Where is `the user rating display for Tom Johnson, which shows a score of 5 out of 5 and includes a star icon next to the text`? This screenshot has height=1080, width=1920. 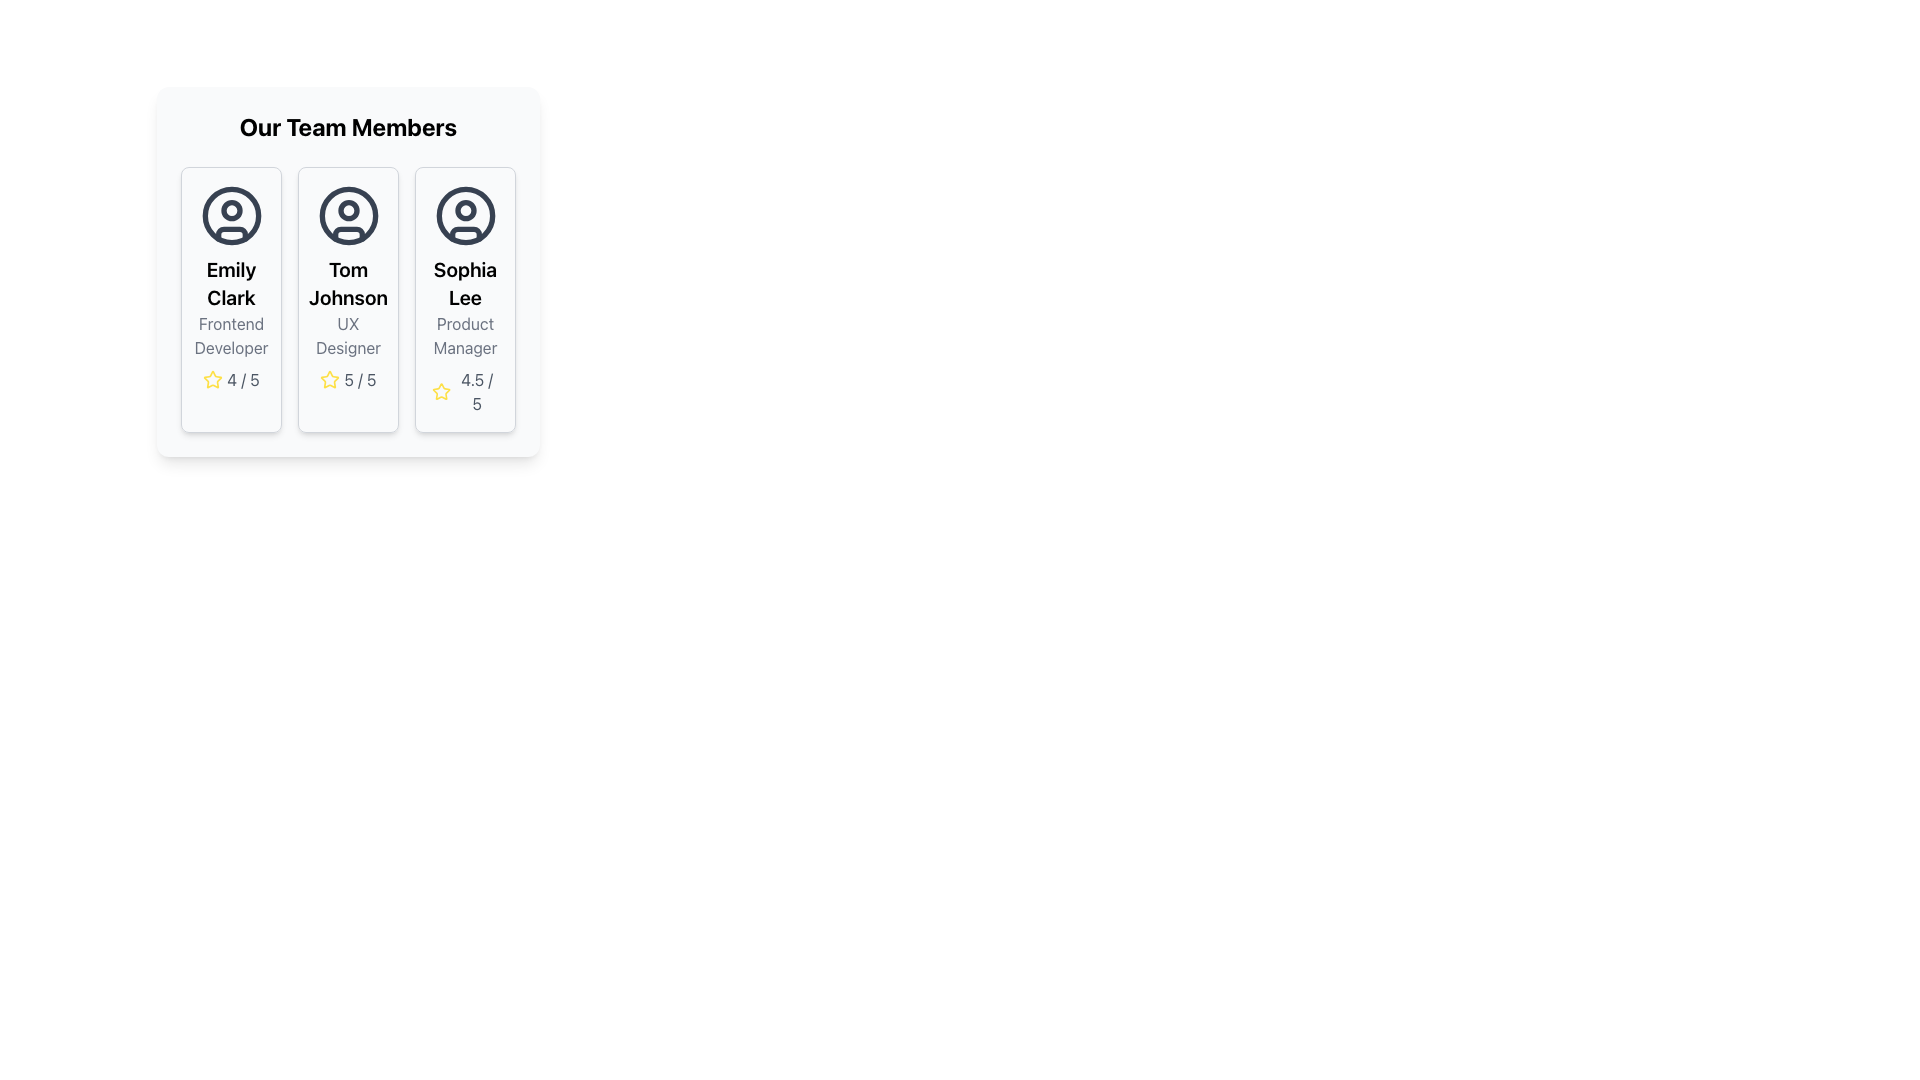
the user rating display for Tom Johnson, which shows a score of 5 out of 5 and includes a star icon next to the text is located at coordinates (348, 380).